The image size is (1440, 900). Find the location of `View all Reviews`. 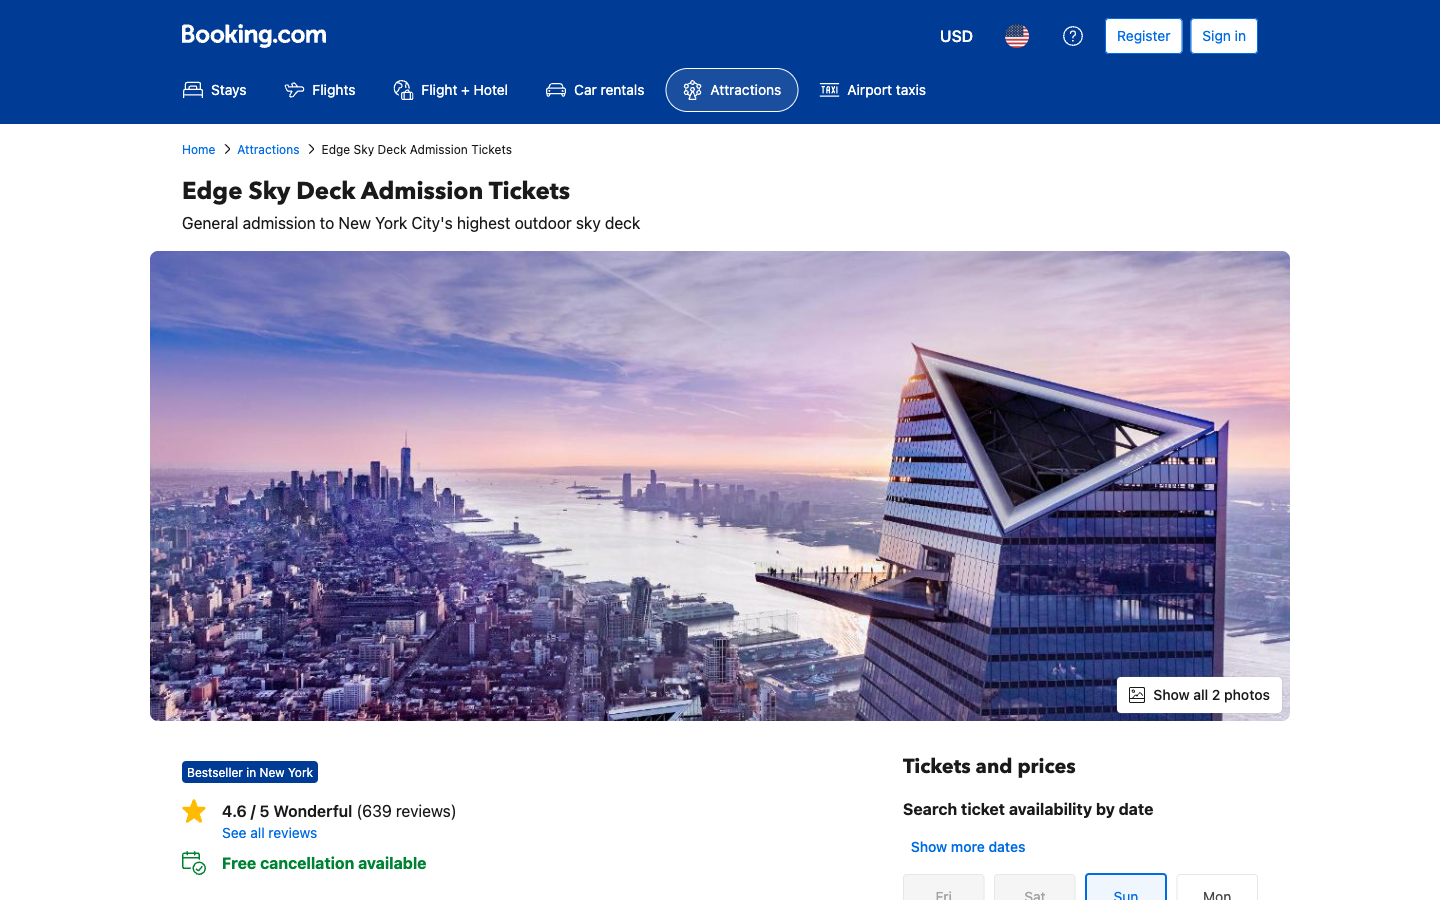

View all Reviews is located at coordinates (546, 833).